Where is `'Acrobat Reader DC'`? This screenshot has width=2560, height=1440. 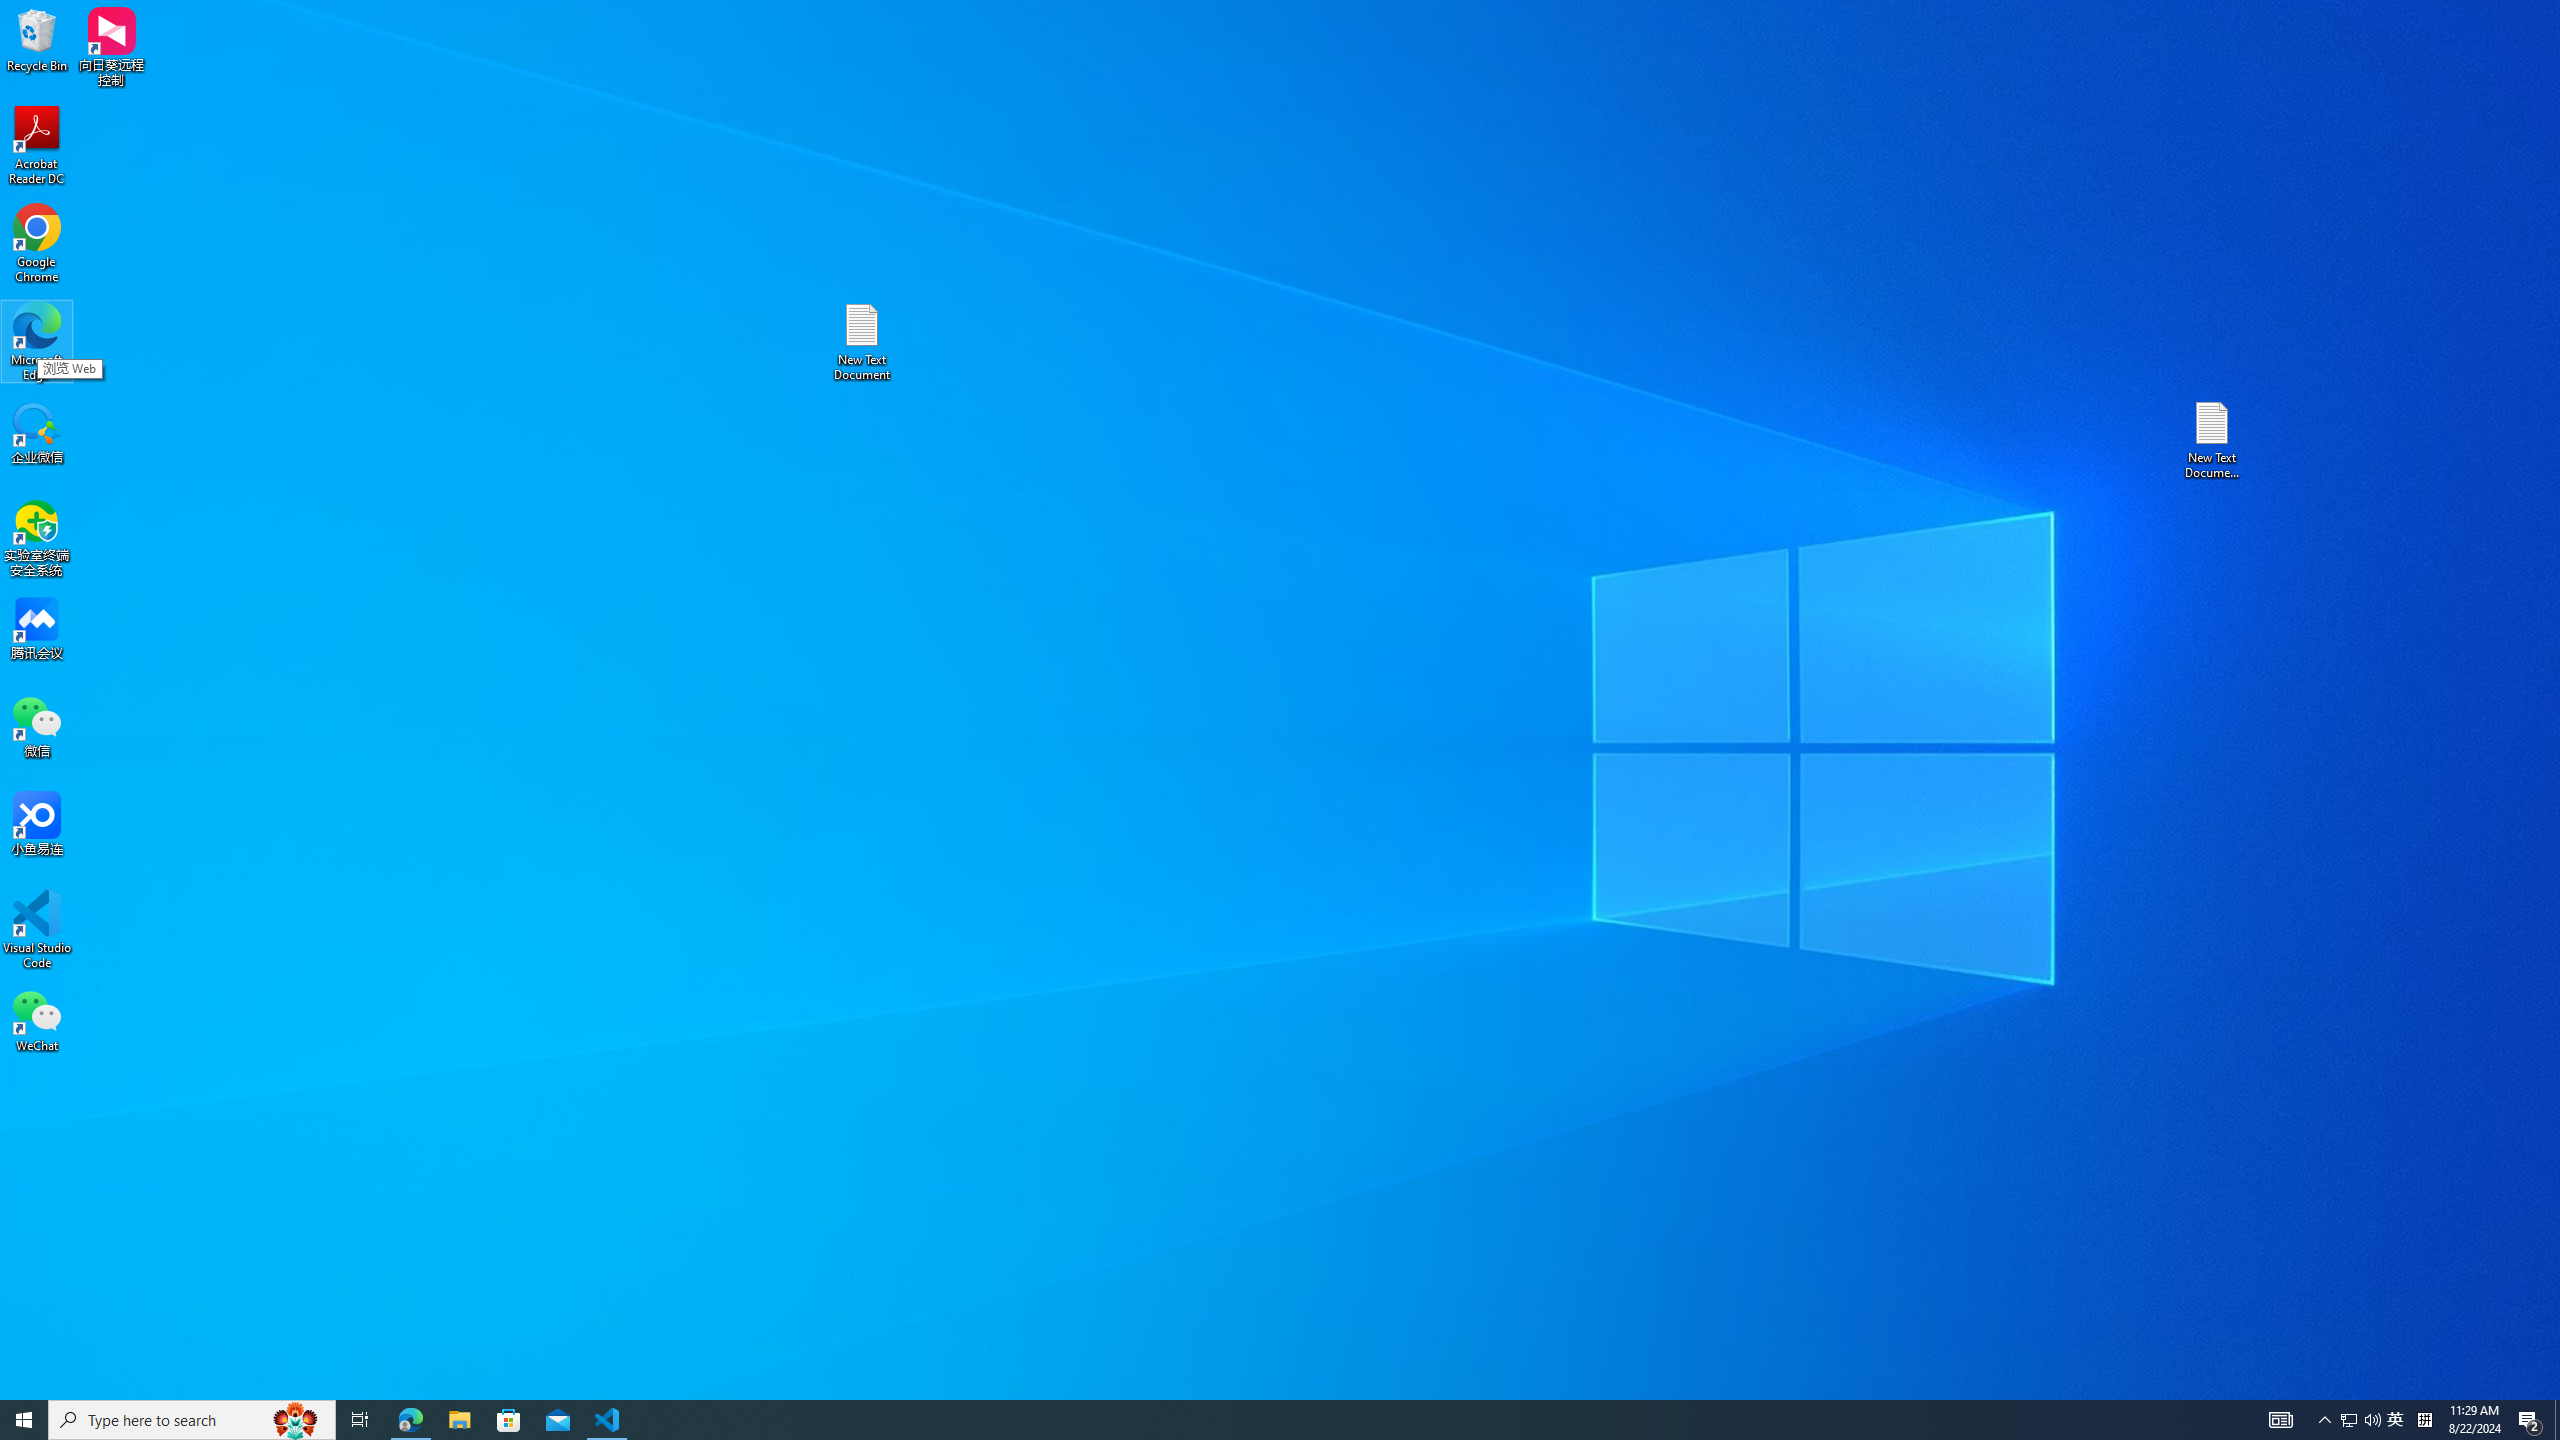
'Acrobat Reader DC' is located at coordinates (36, 145).